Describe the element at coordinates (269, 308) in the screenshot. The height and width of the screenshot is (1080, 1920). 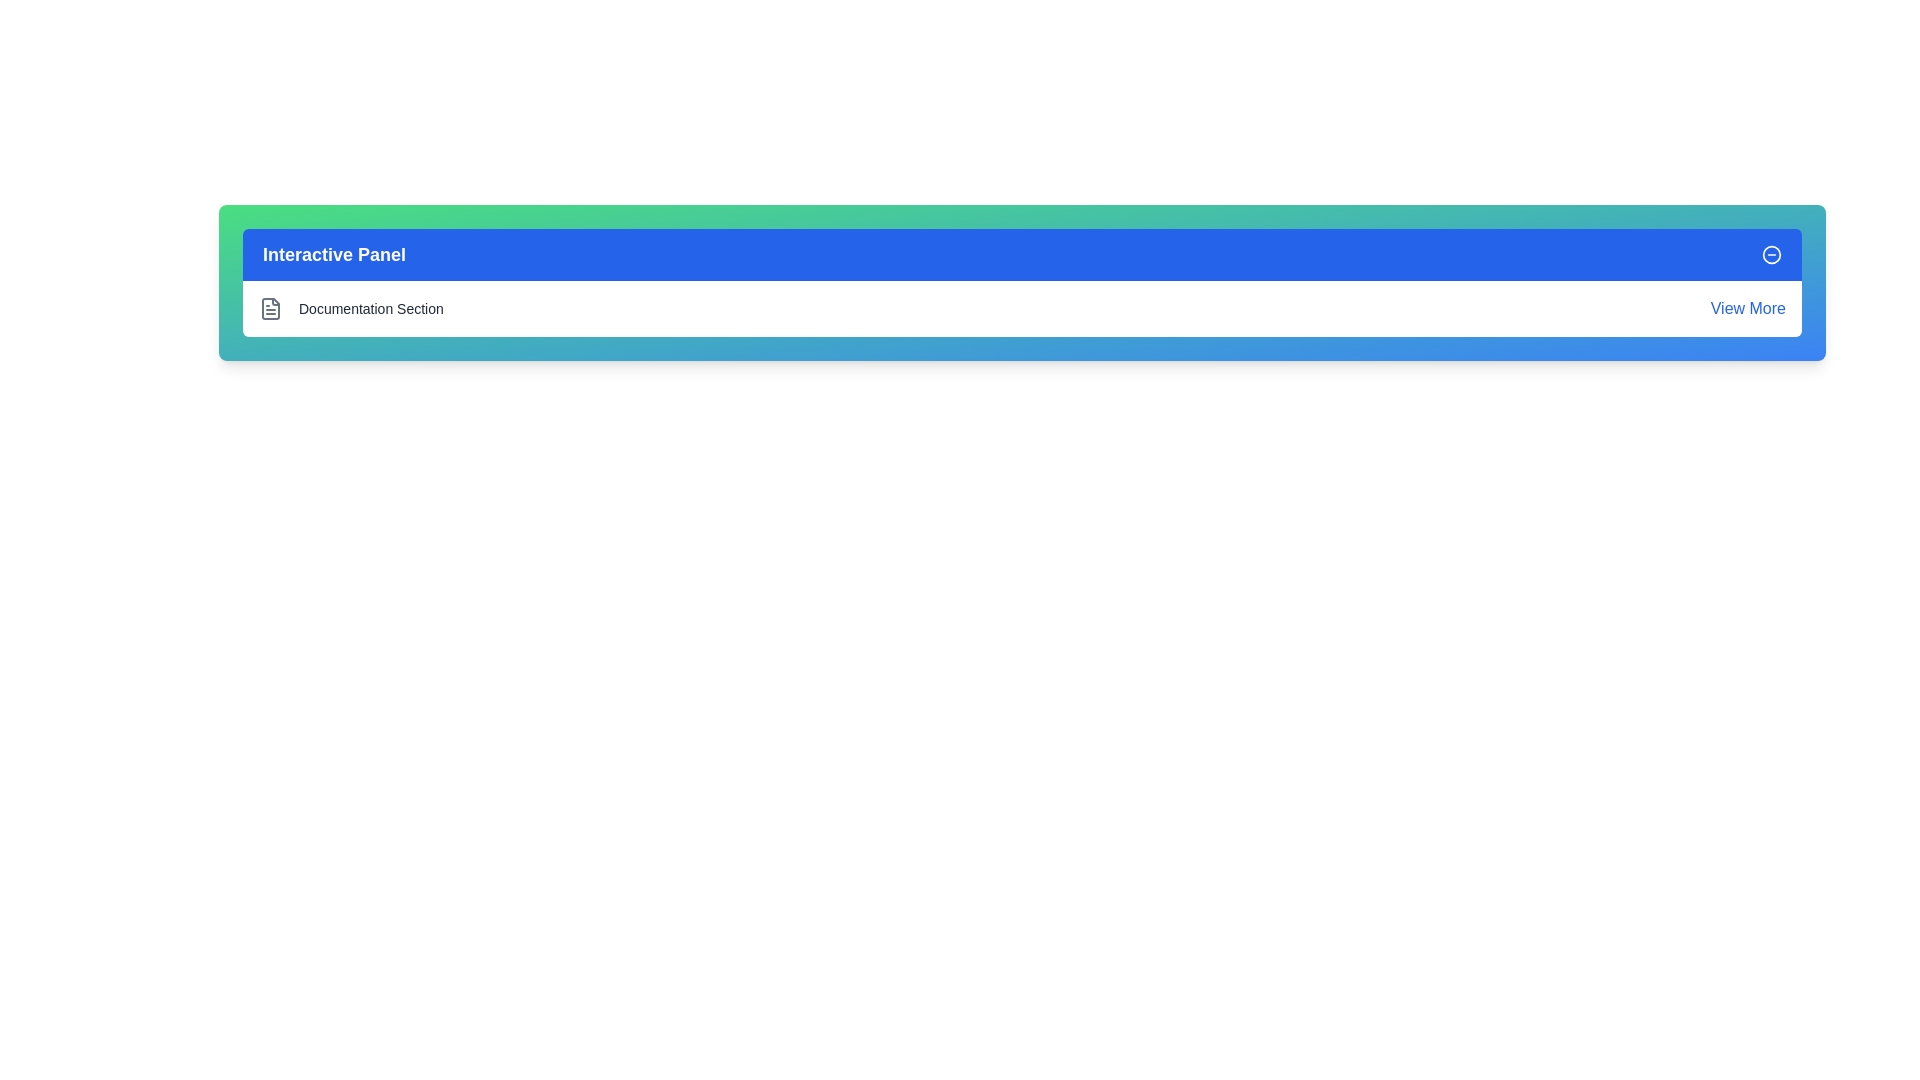
I see `the graphical file icon located to the left of the text 'Documentation Section', which has a rectangular shape and a tab-like profile in the top-left corner` at that location.